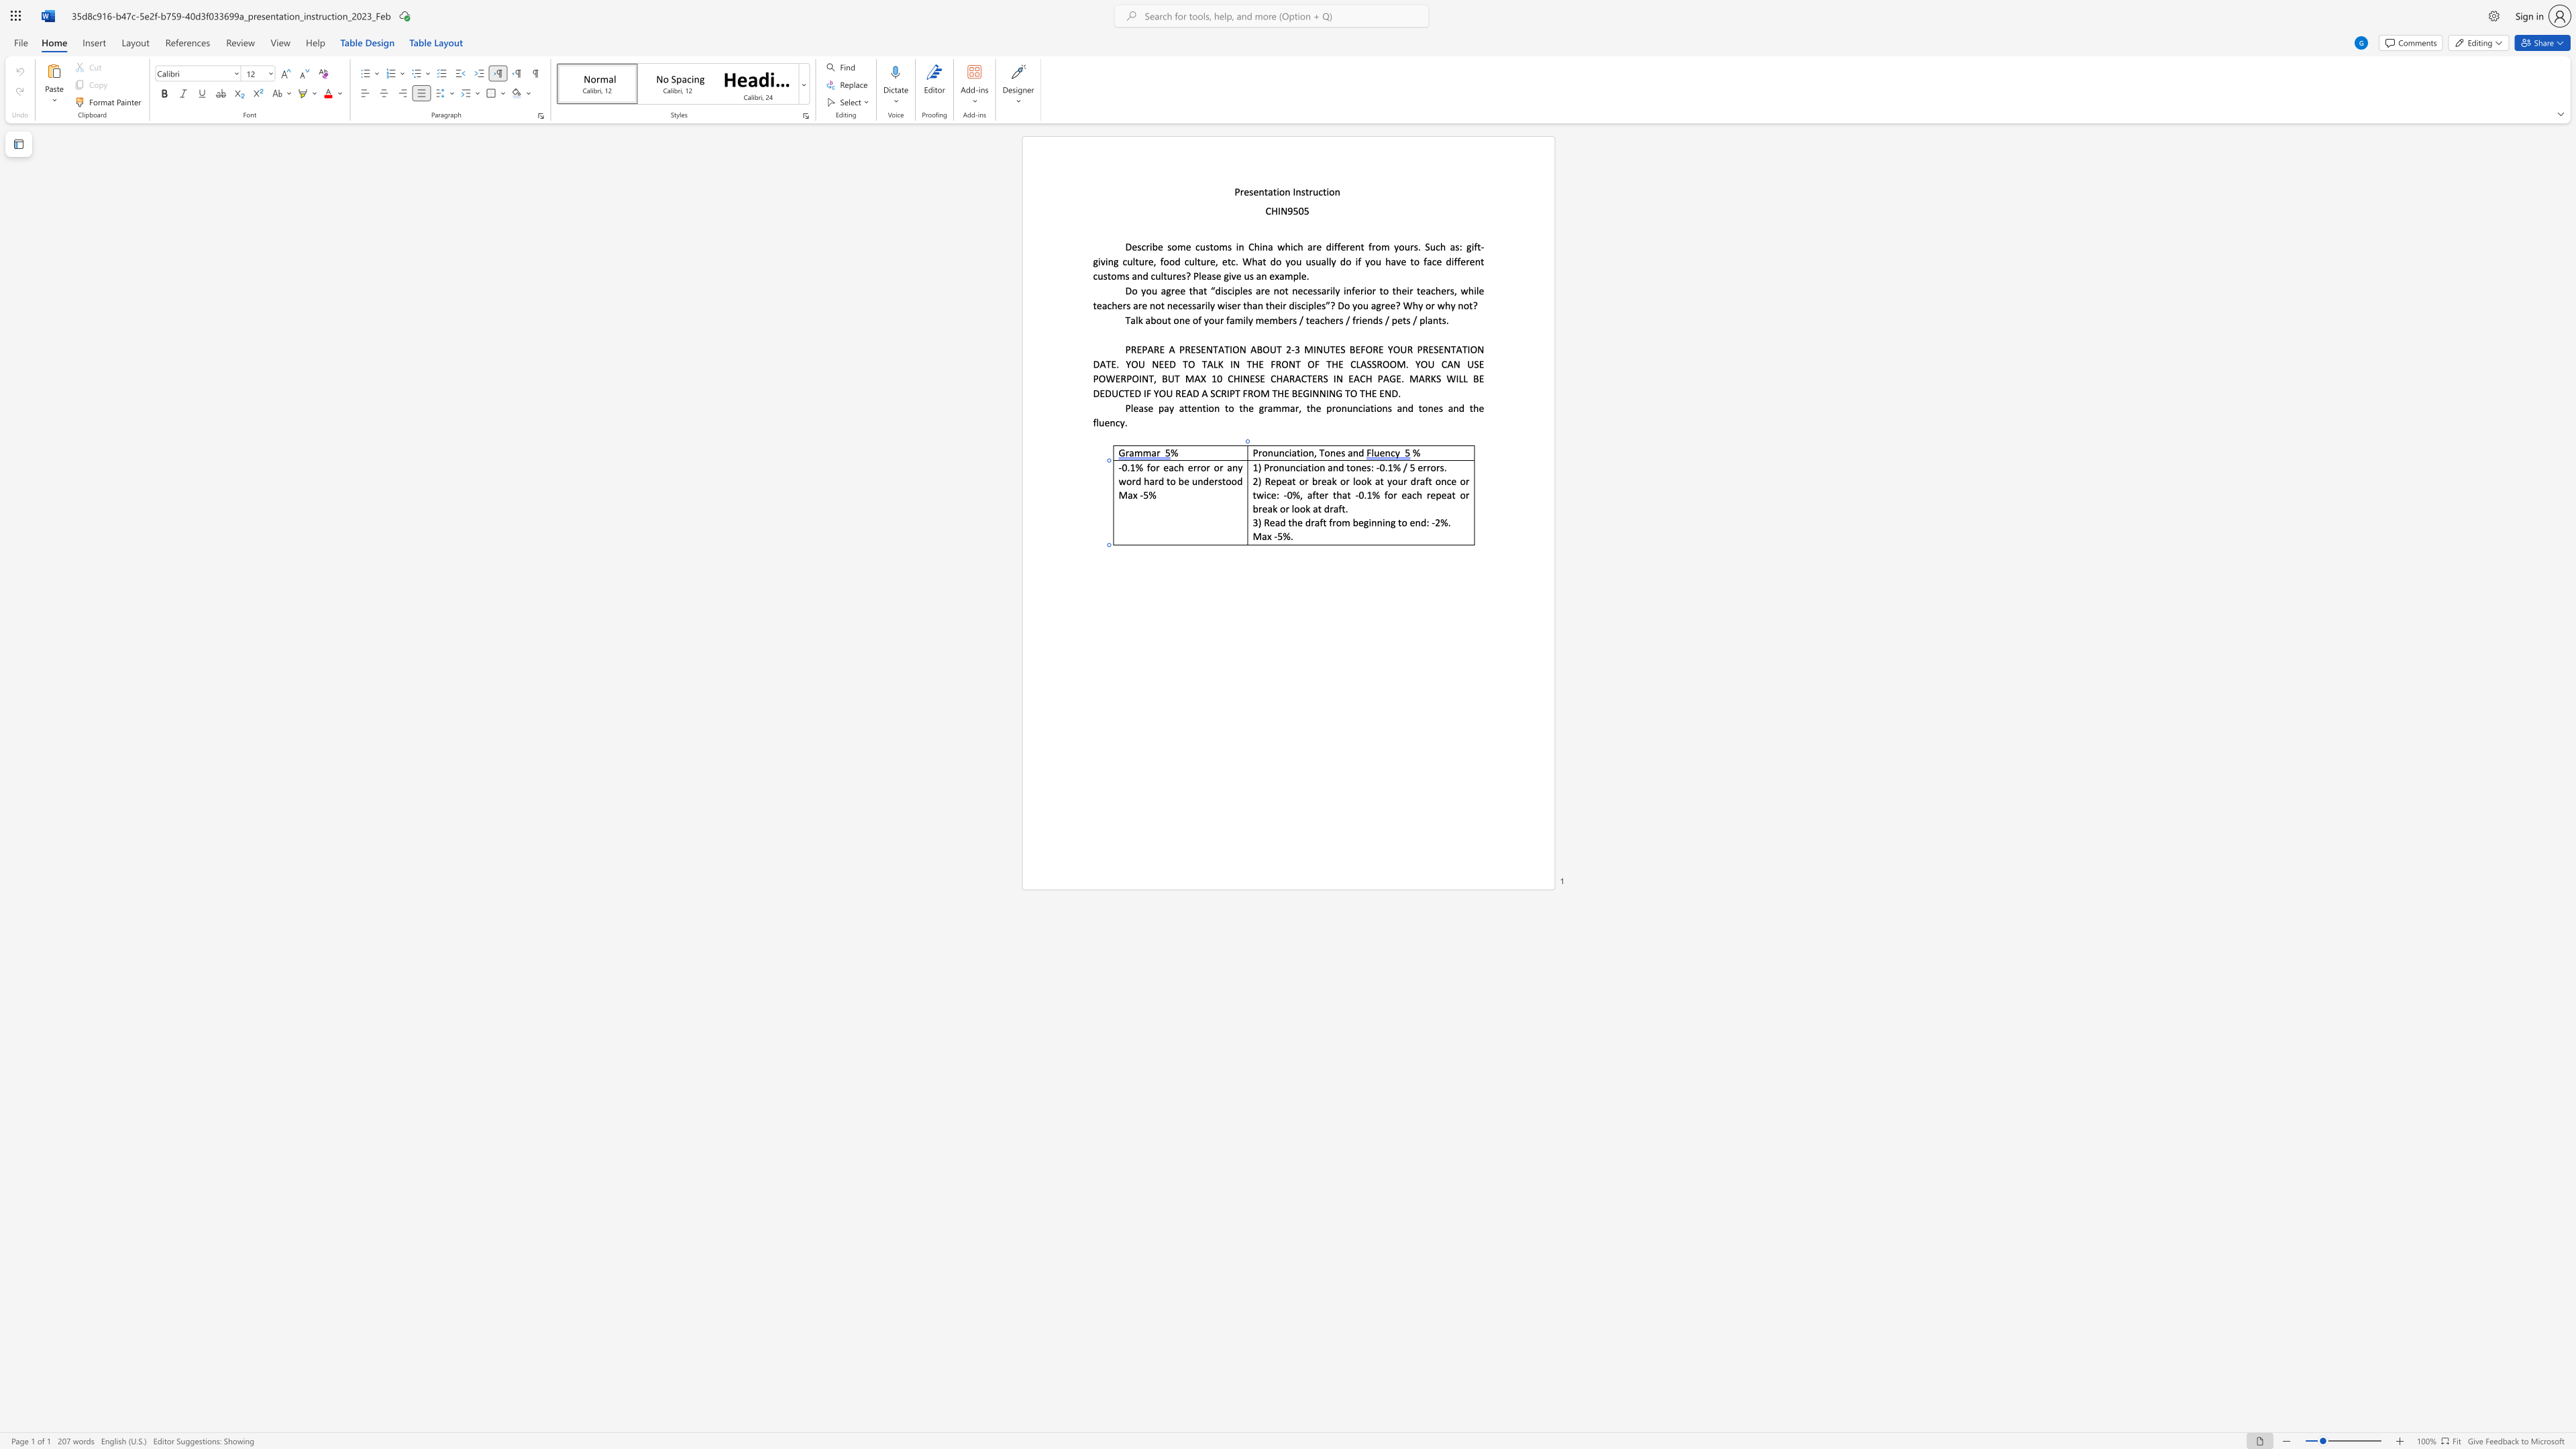 This screenshot has height=1449, width=2576. I want to click on the 4th character "r" in the text, so click(1438, 467).